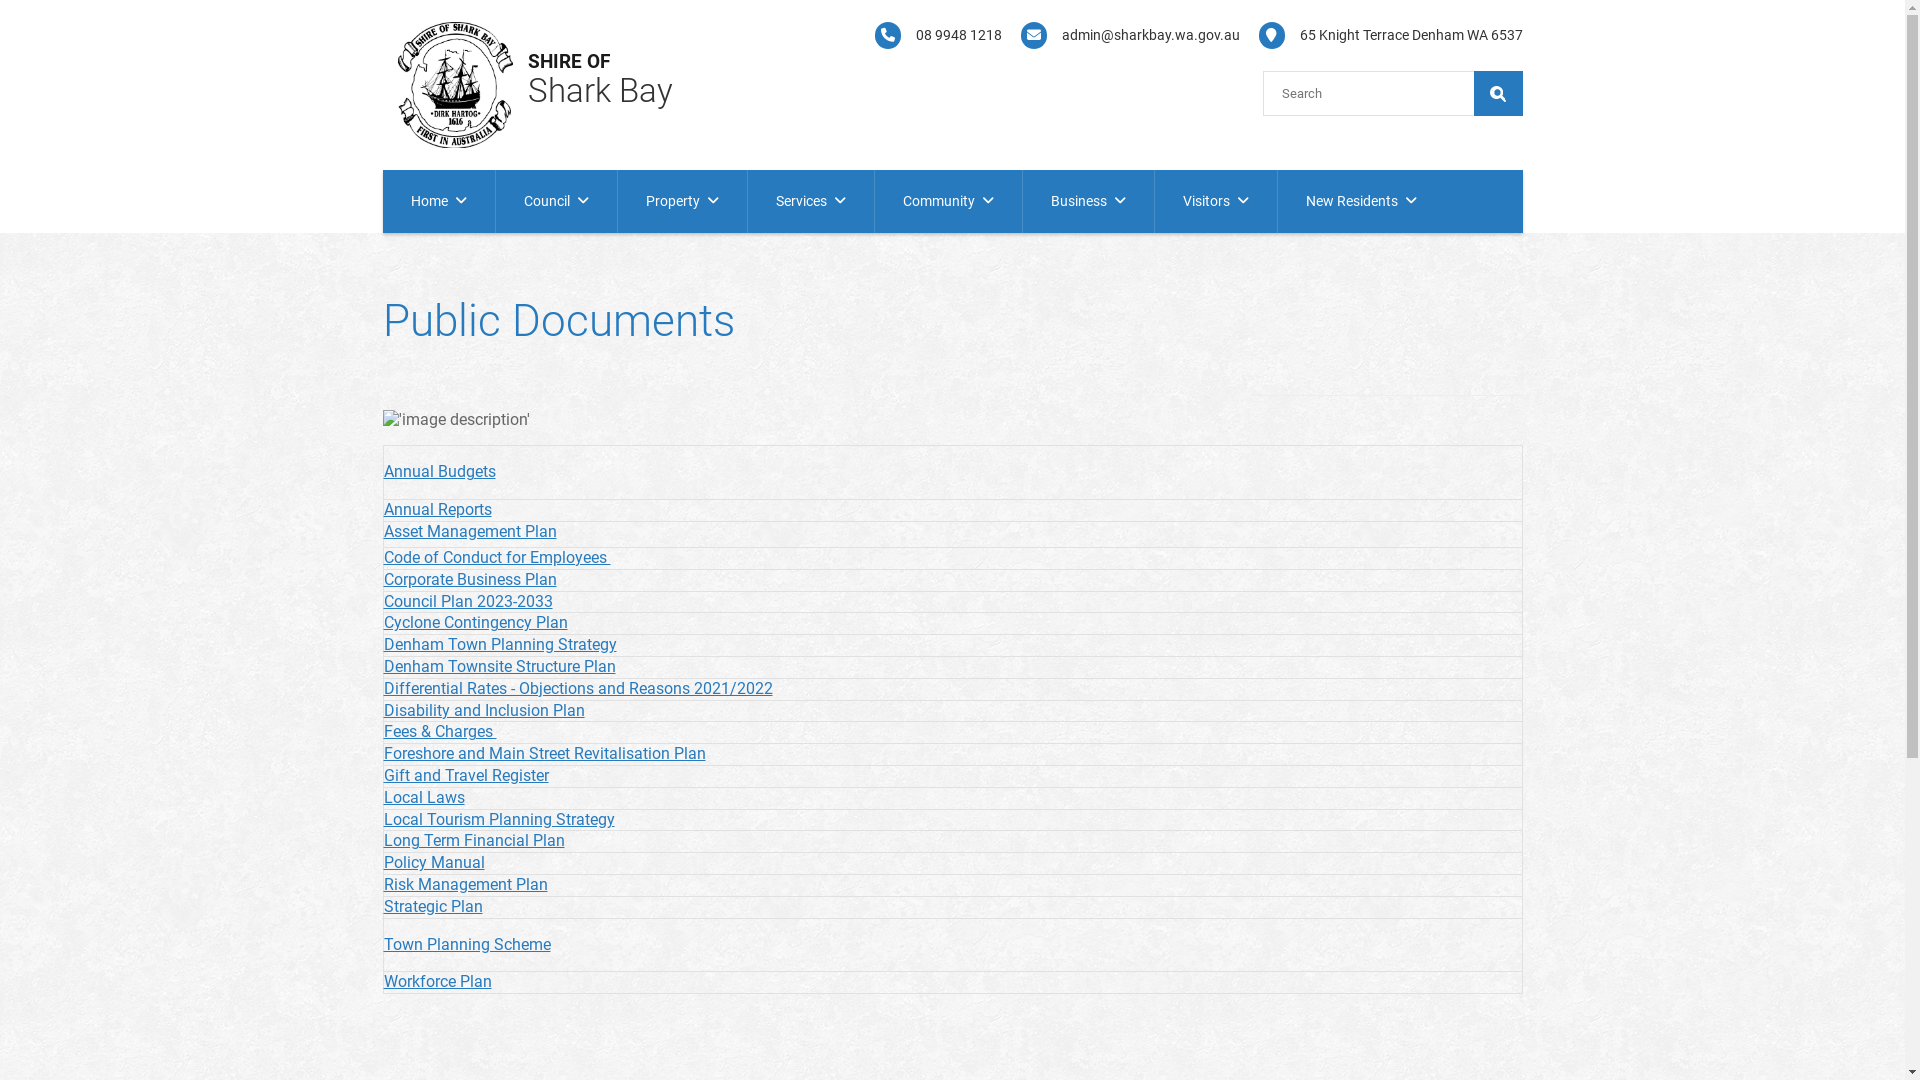 The height and width of the screenshot is (1080, 1920). Describe the element at coordinates (577, 687) in the screenshot. I see `'Differential Rates - Objections and Reasons 2021/2022'` at that location.